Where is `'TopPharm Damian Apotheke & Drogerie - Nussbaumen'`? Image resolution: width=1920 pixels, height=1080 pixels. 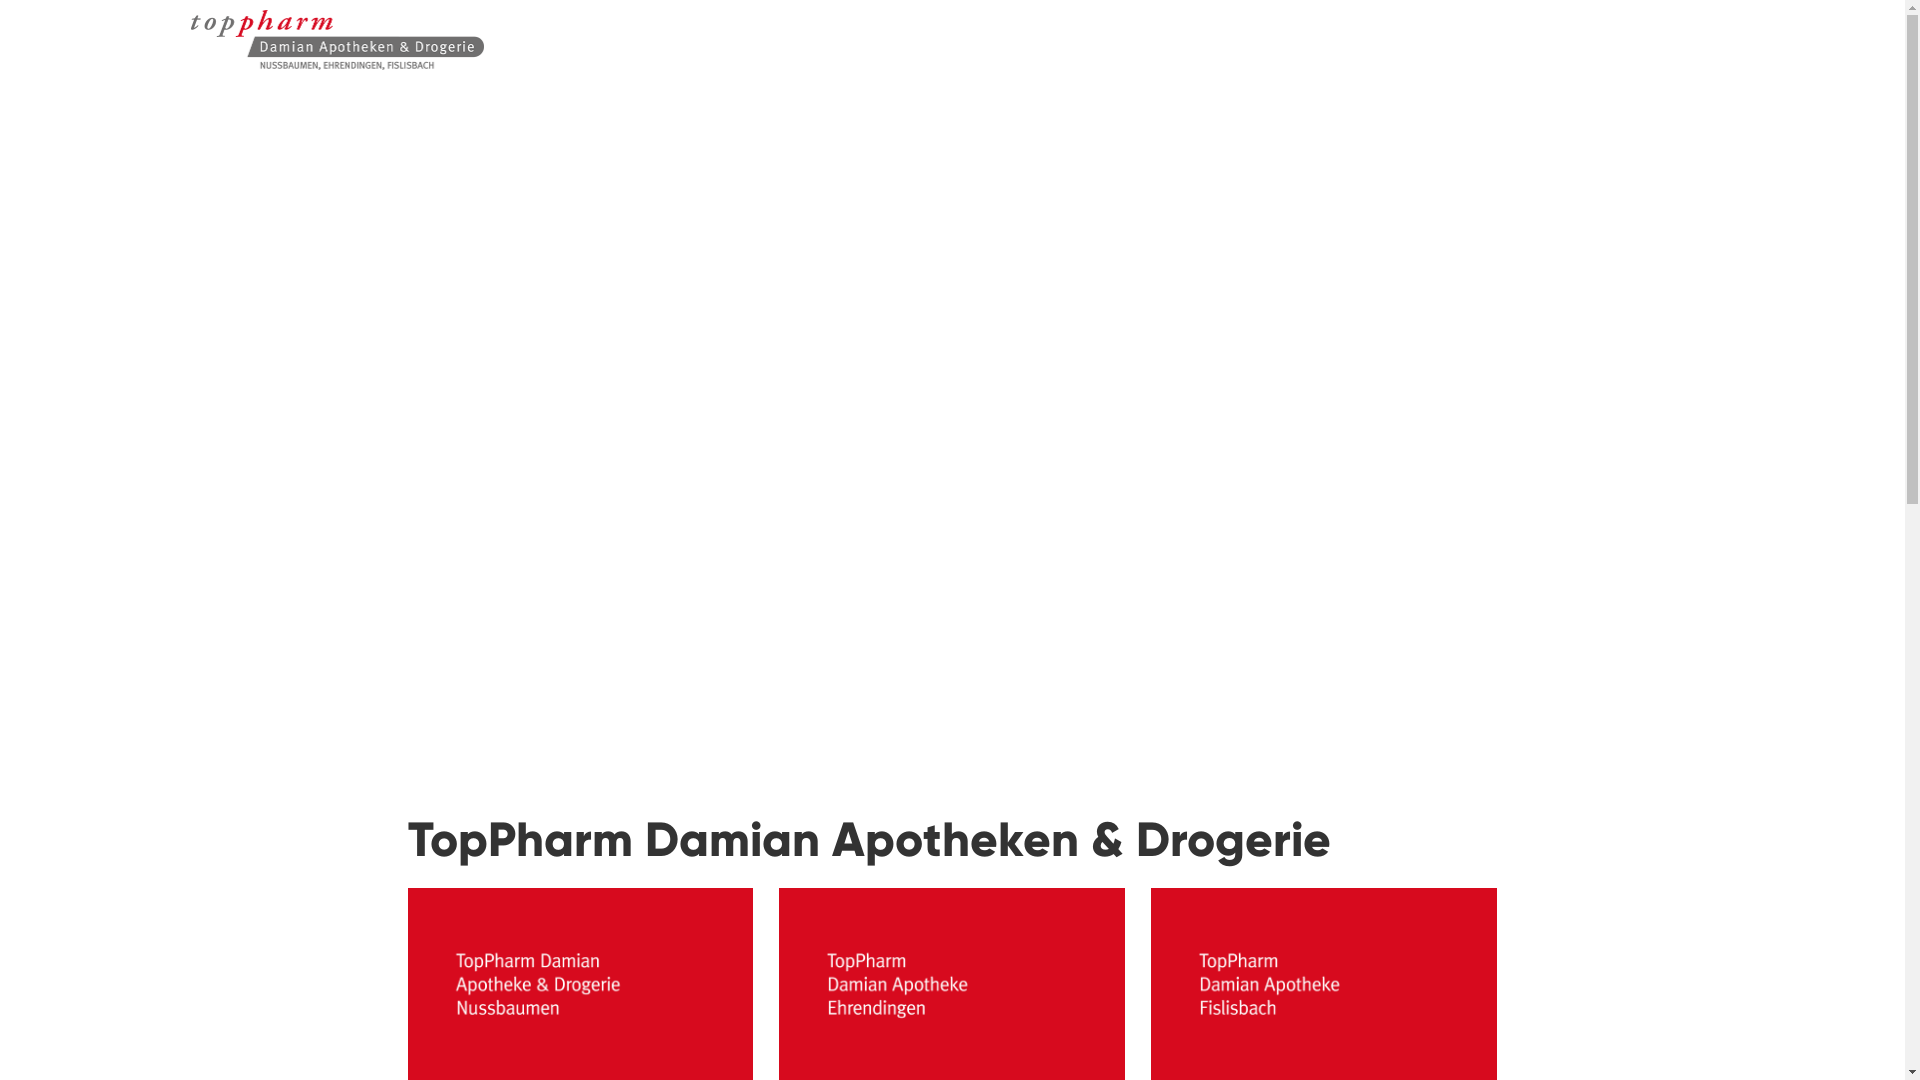
'TopPharm Damian Apotheke & Drogerie - Nussbaumen' is located at coordinates (242, 52).